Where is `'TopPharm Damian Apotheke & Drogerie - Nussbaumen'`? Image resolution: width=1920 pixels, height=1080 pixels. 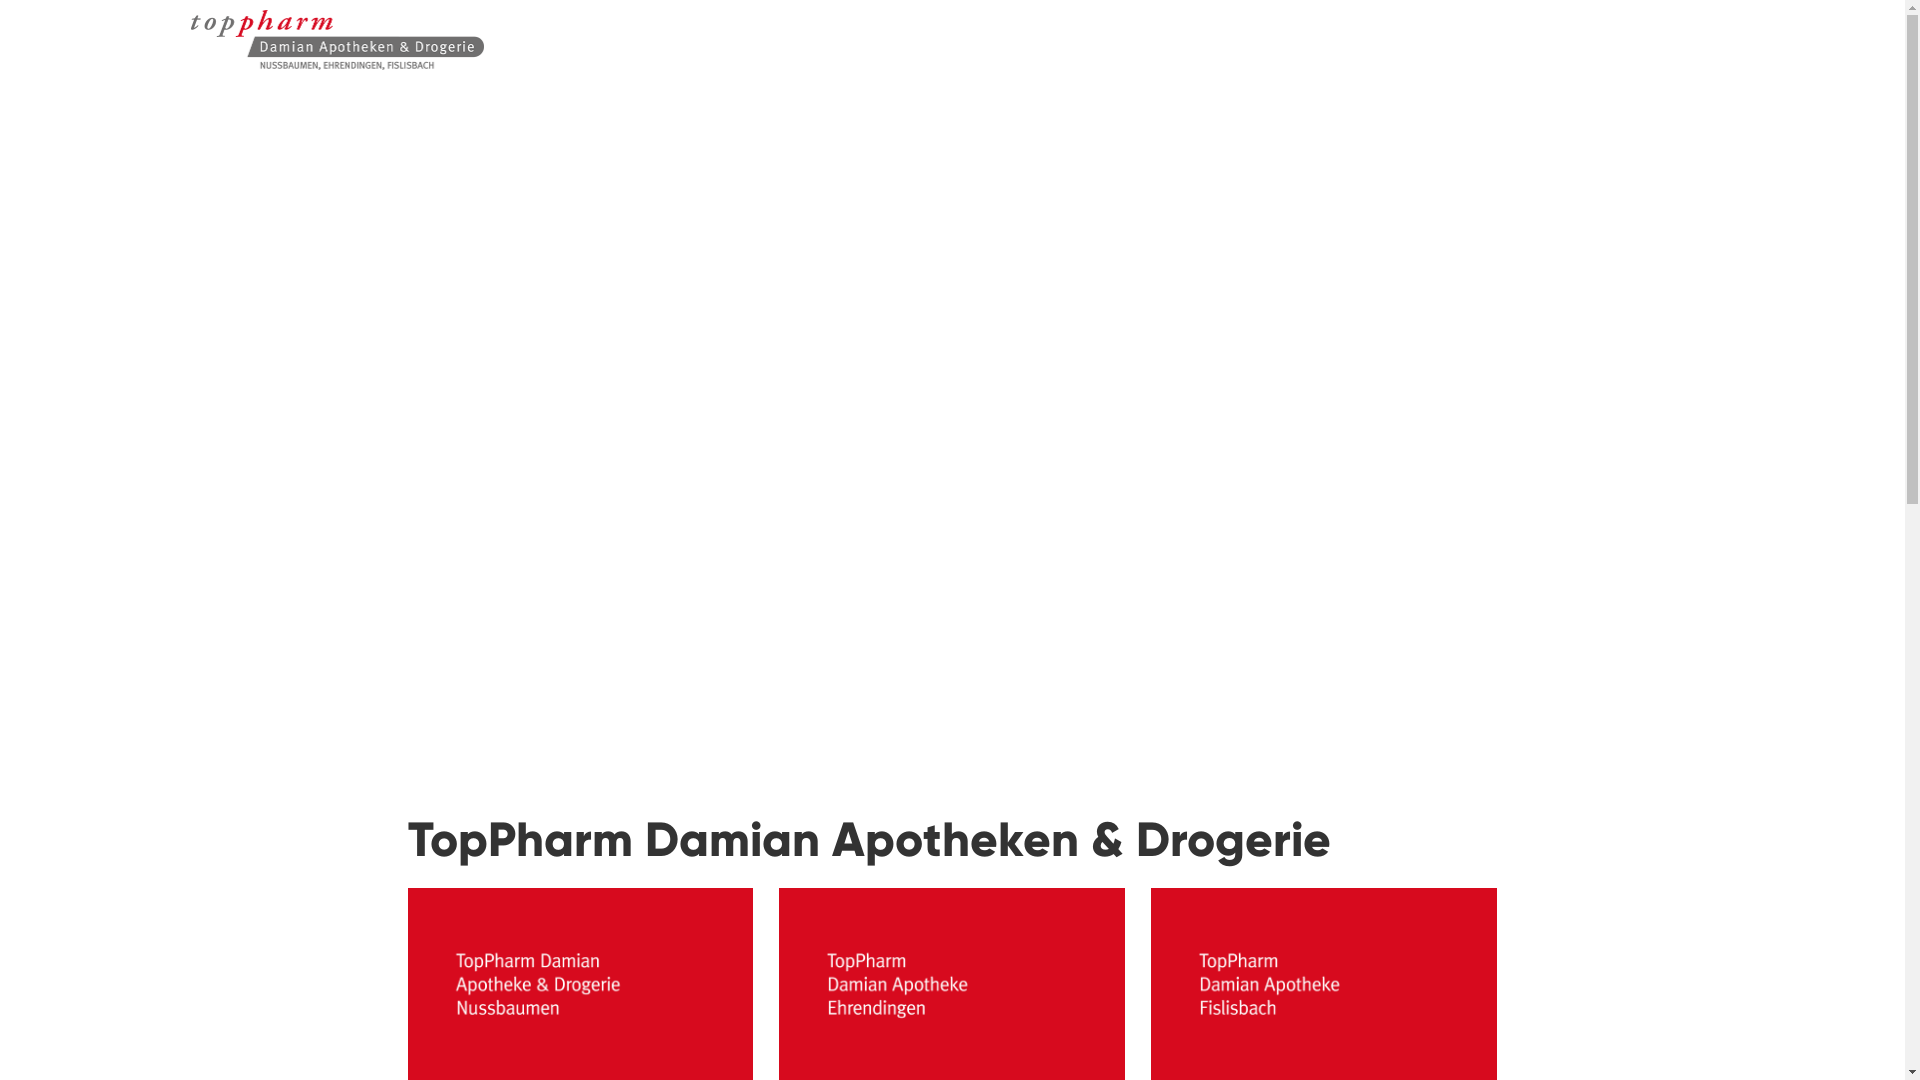
'TopPharm Damian Apotheke & Drogerie - Nussbaumen' is located at coordinates (242, 52).